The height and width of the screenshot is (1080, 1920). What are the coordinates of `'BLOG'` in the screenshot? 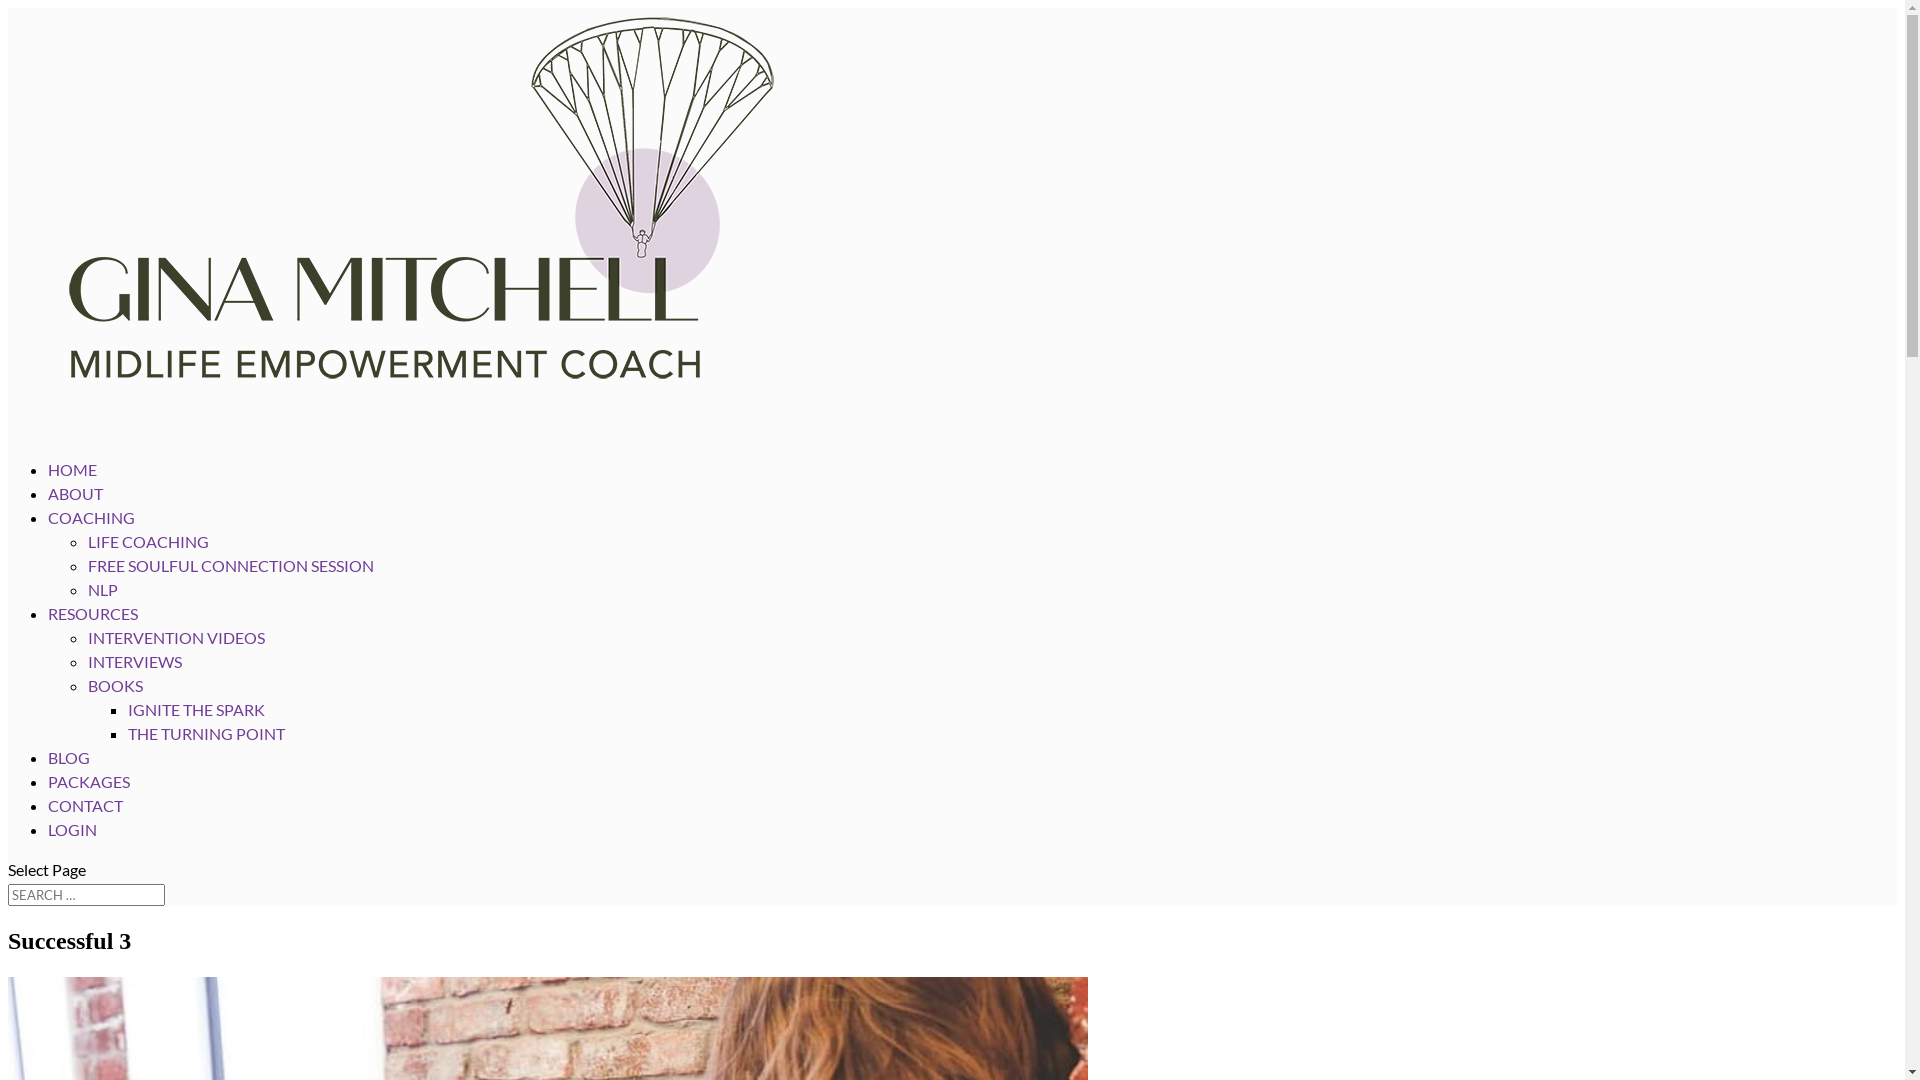 It's located at (48, 778).